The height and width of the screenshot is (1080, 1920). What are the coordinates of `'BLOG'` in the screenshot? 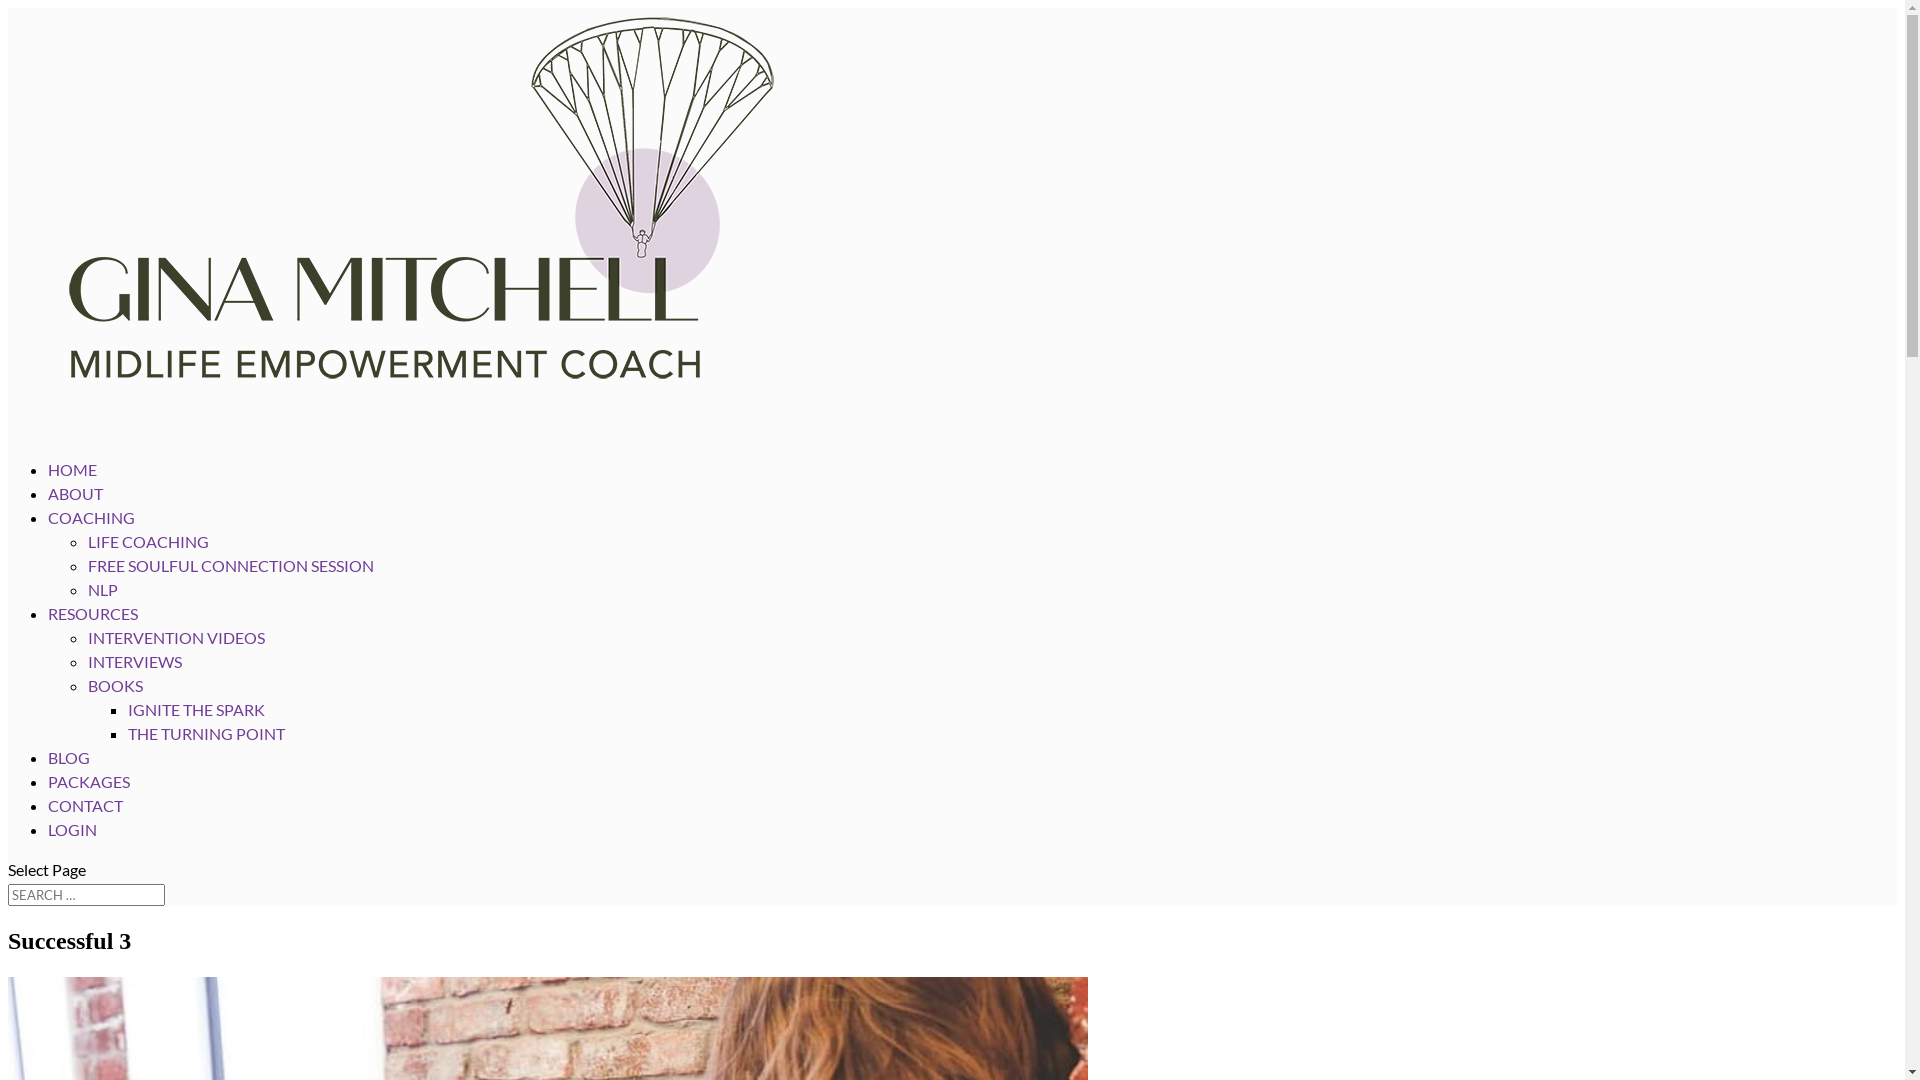 It's located at (48, 778).